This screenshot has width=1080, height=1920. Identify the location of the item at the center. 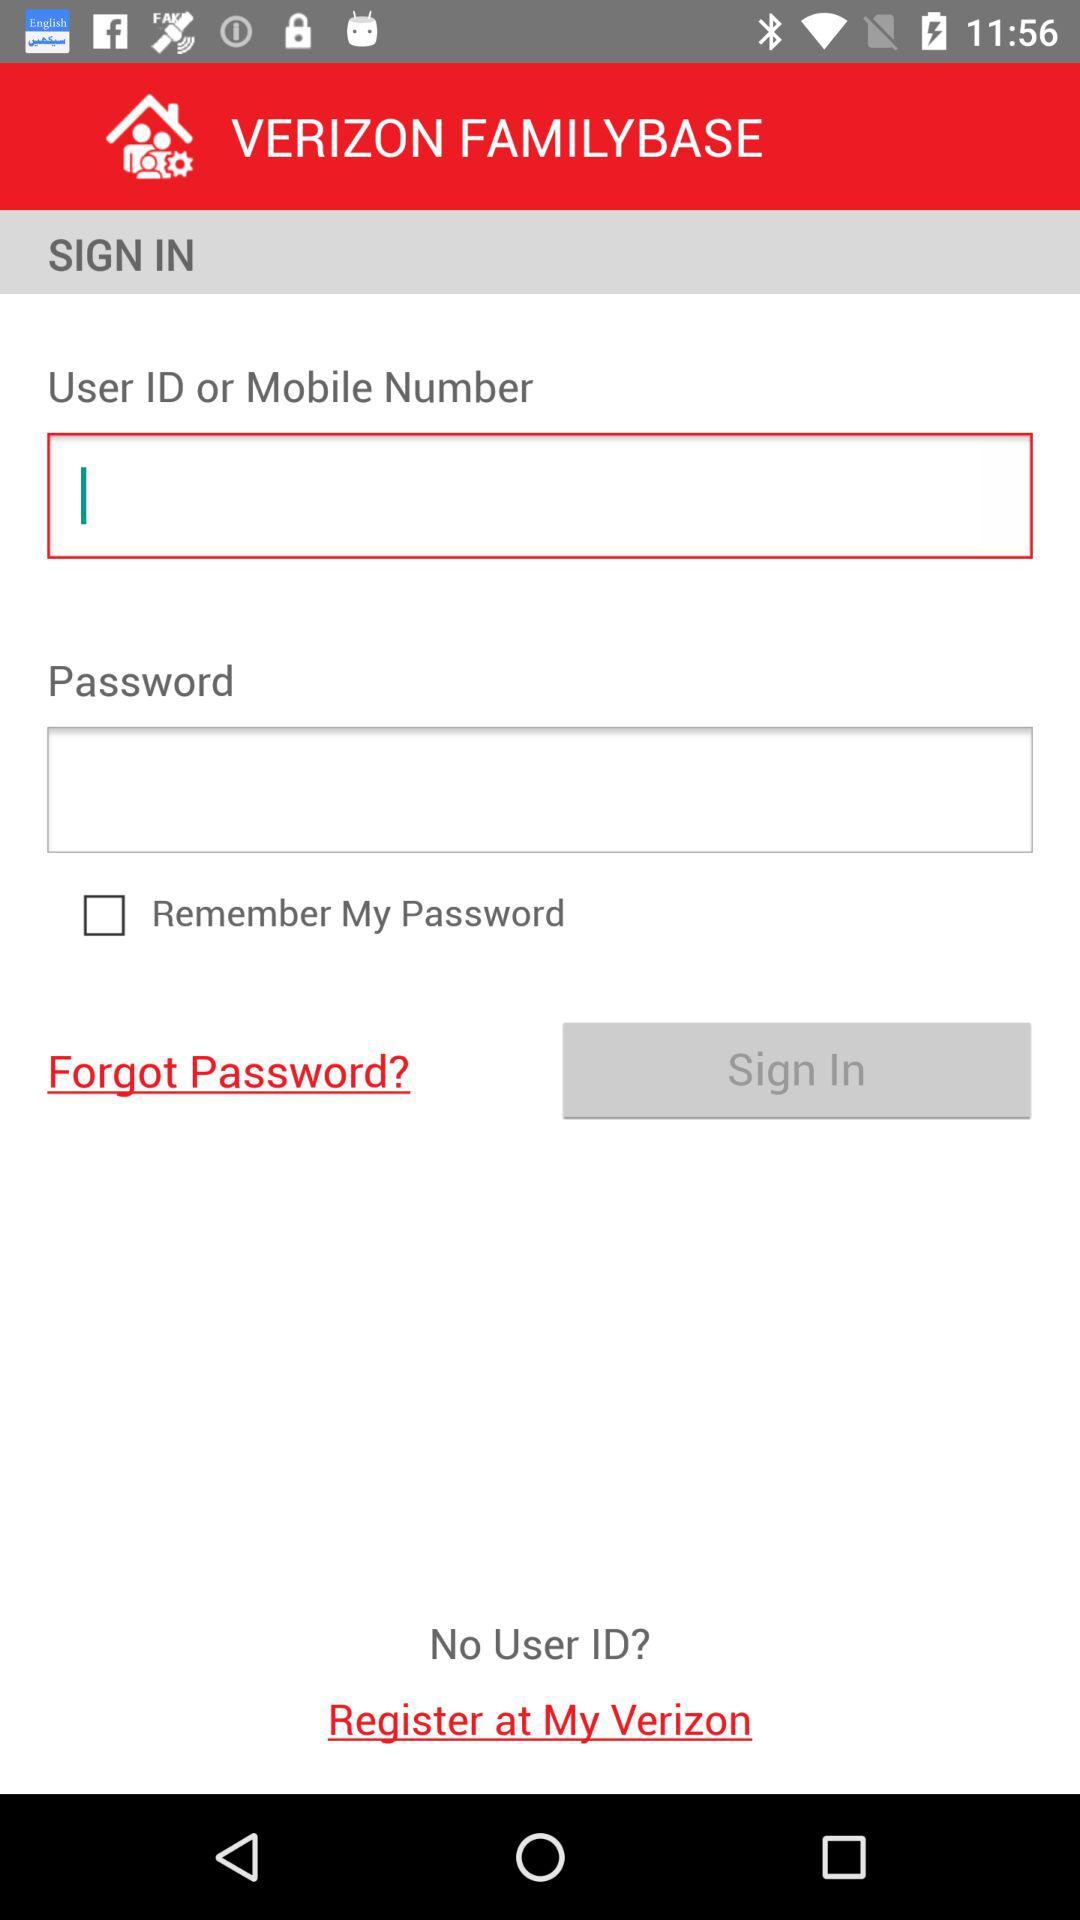
(540, 788).